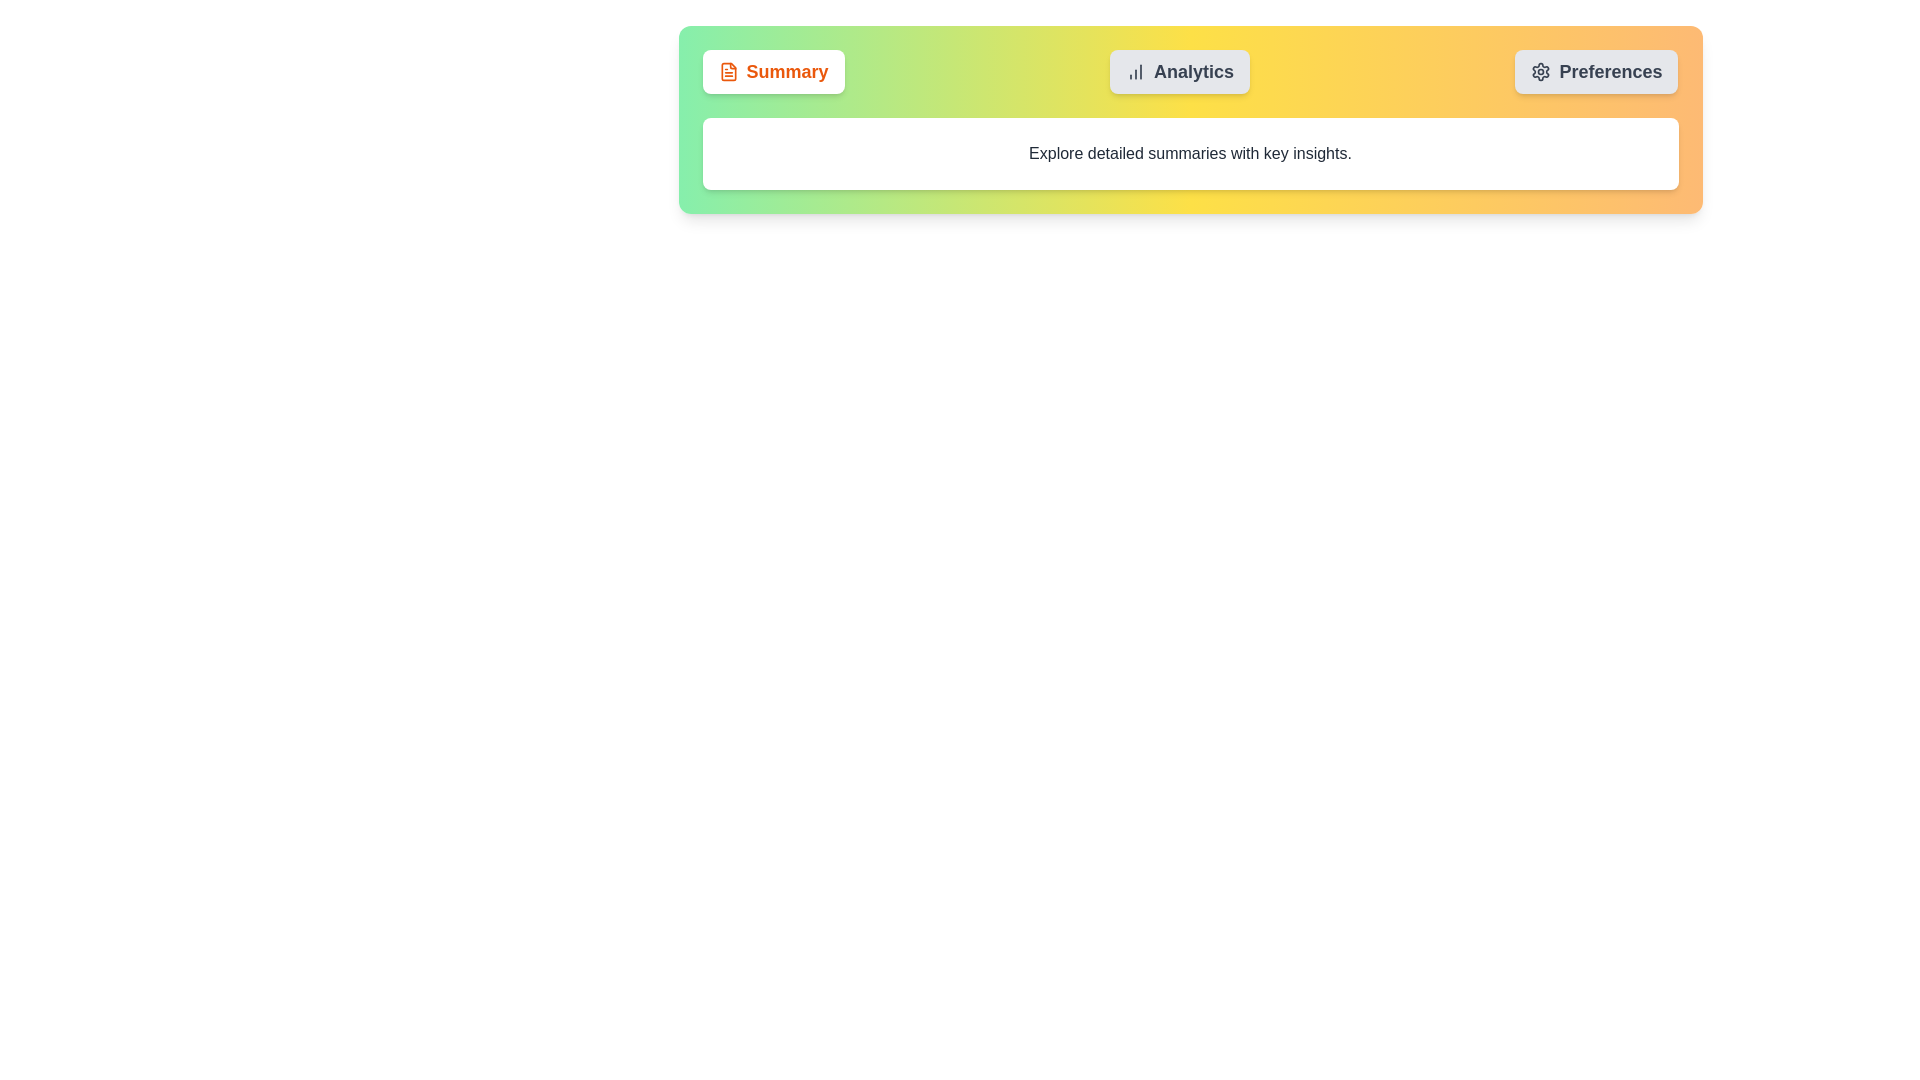 The image size is (1920, 1080). I want to click on the 'Analytics' button, which features rounded corners, a gray background, and a bar chart icon on the left, so click(1180, 71).